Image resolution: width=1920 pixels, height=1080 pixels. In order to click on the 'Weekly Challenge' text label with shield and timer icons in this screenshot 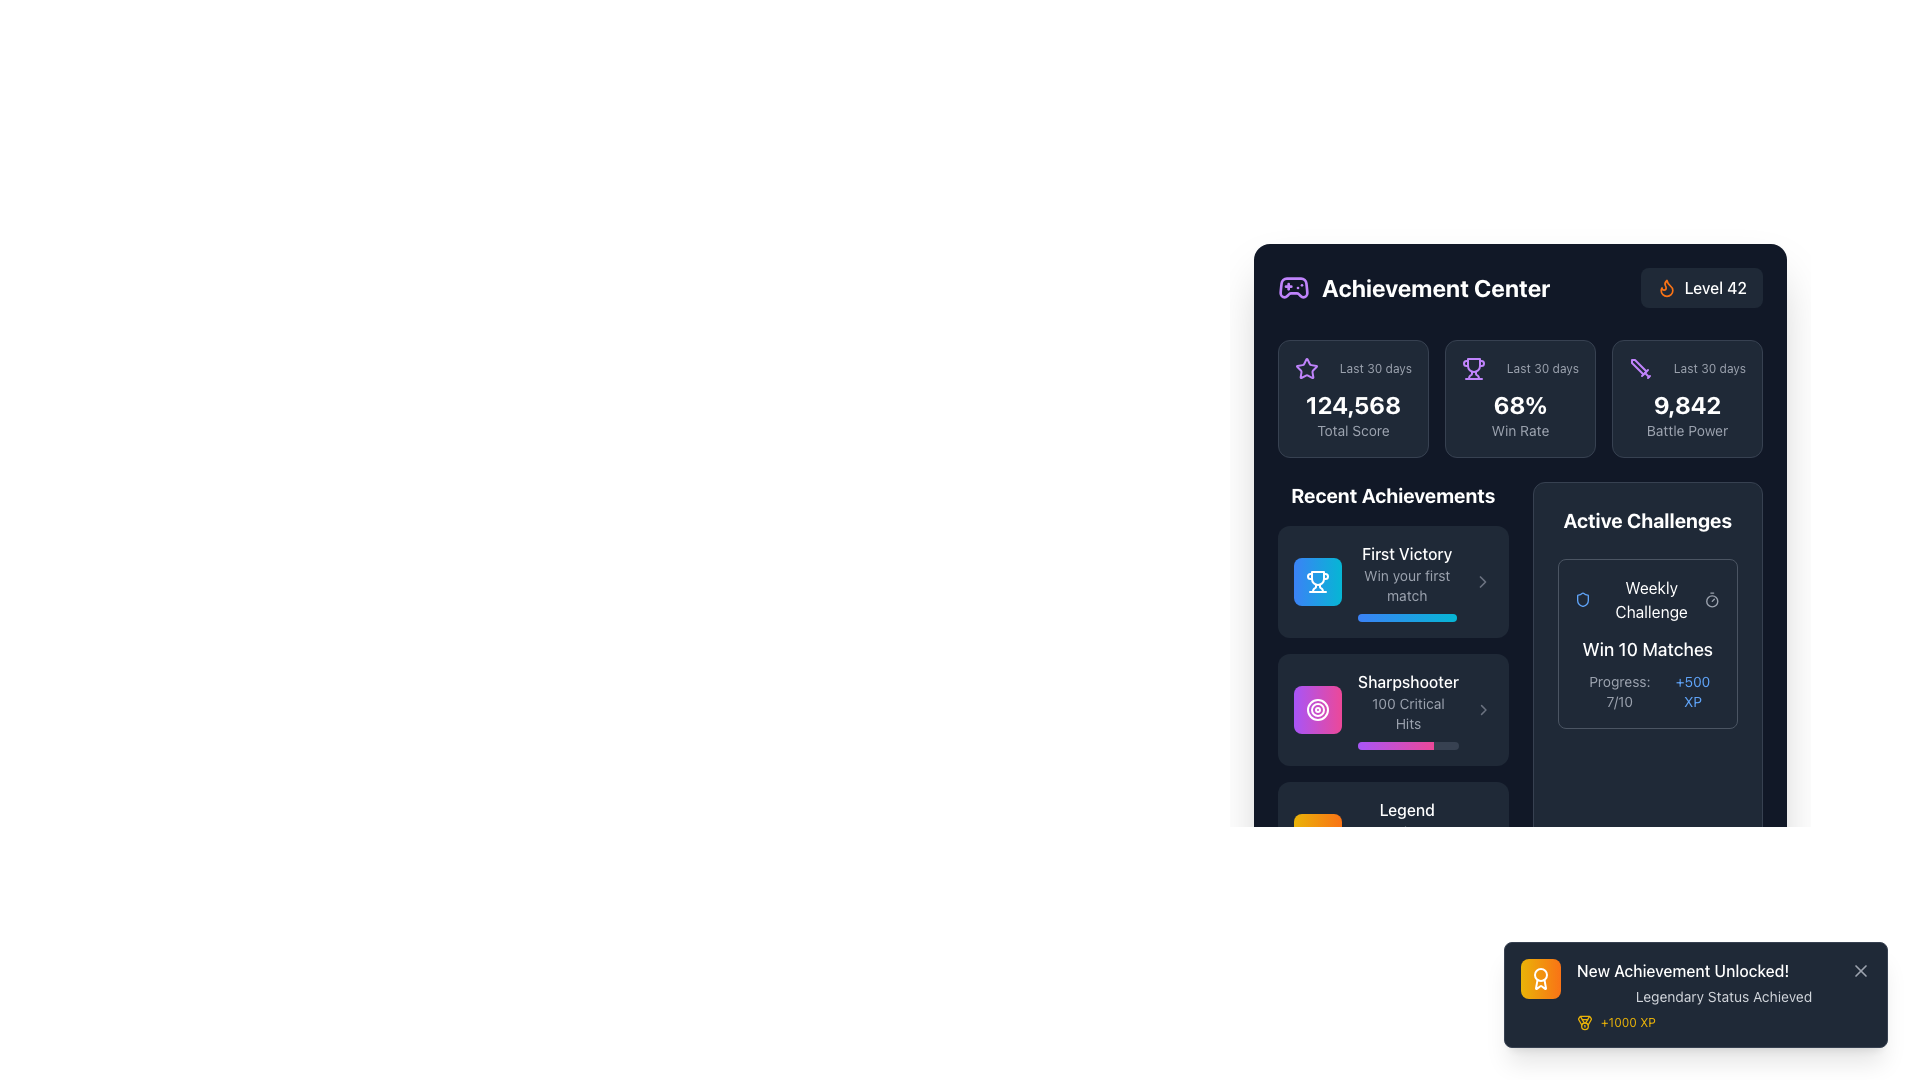, I will do `click(1647, 599)`.